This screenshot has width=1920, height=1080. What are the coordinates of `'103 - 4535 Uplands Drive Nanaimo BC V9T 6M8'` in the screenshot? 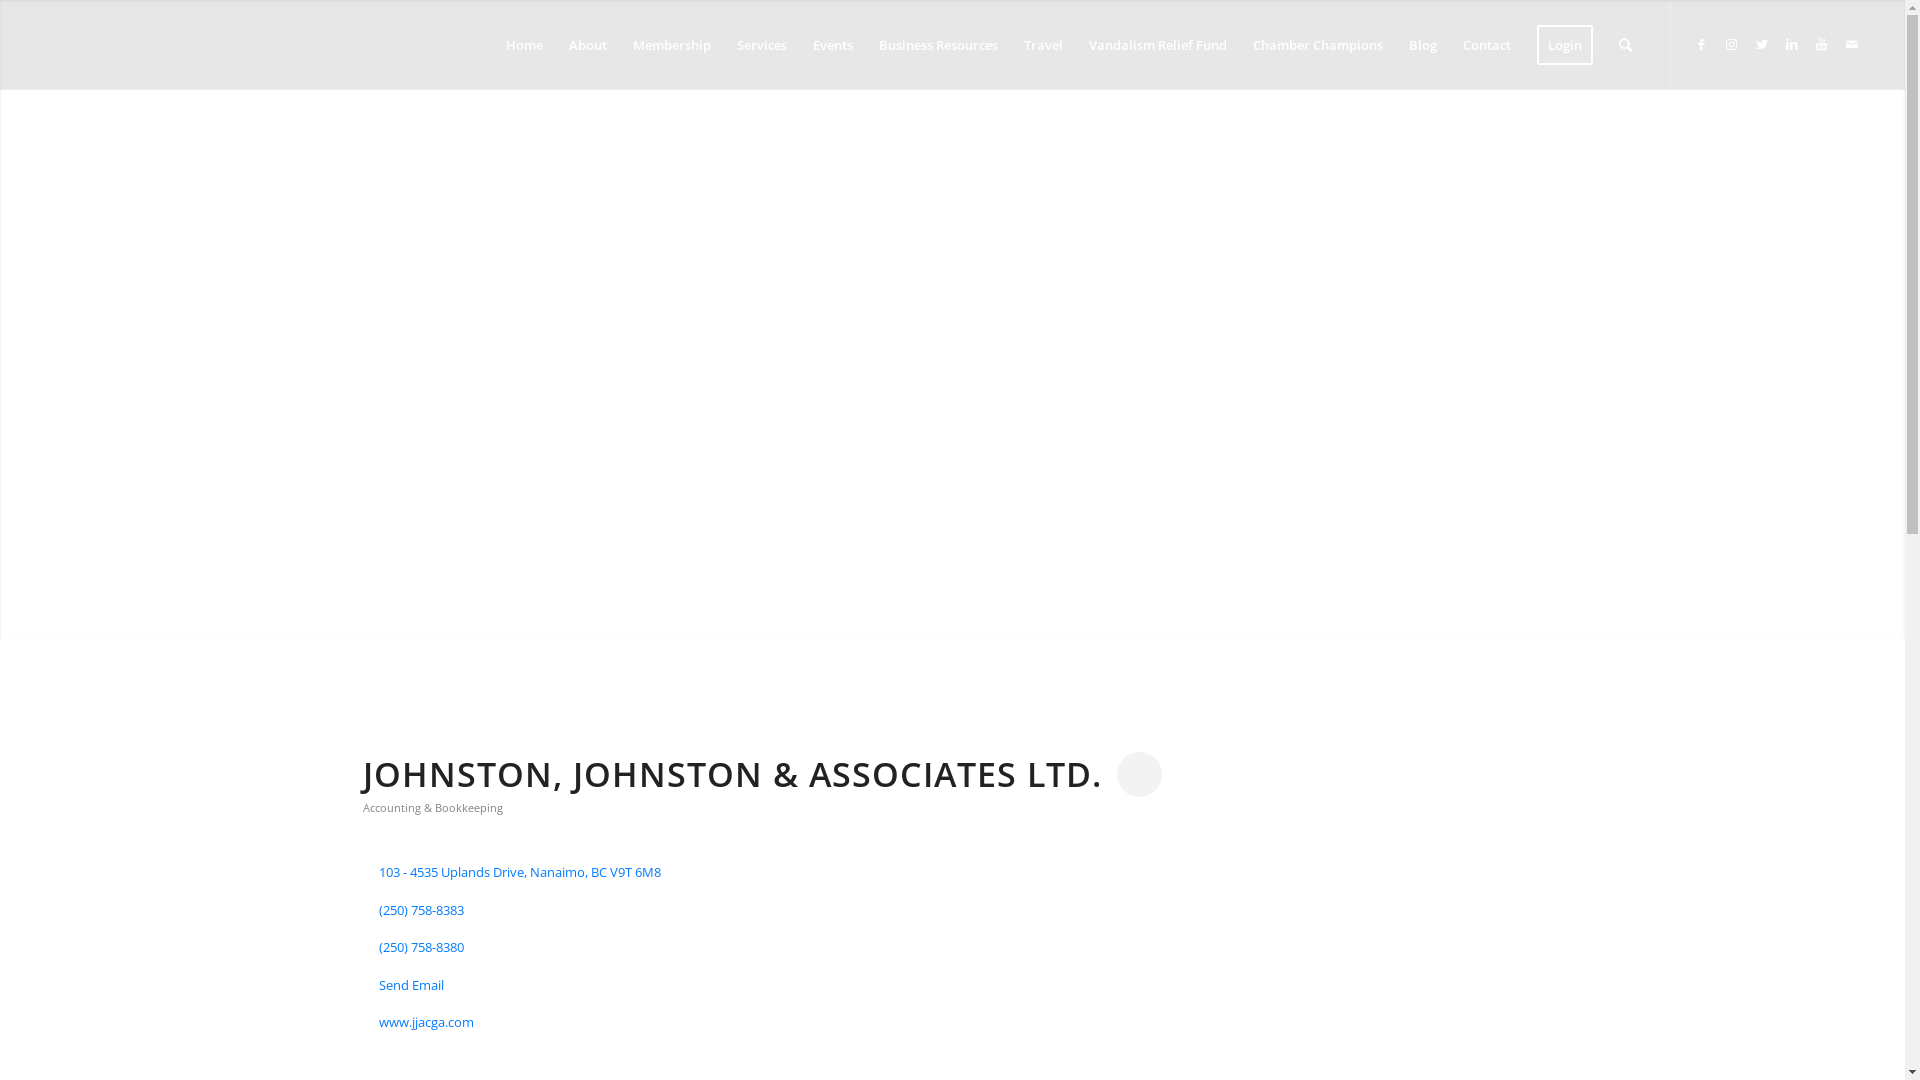 It's located at (519, 871).